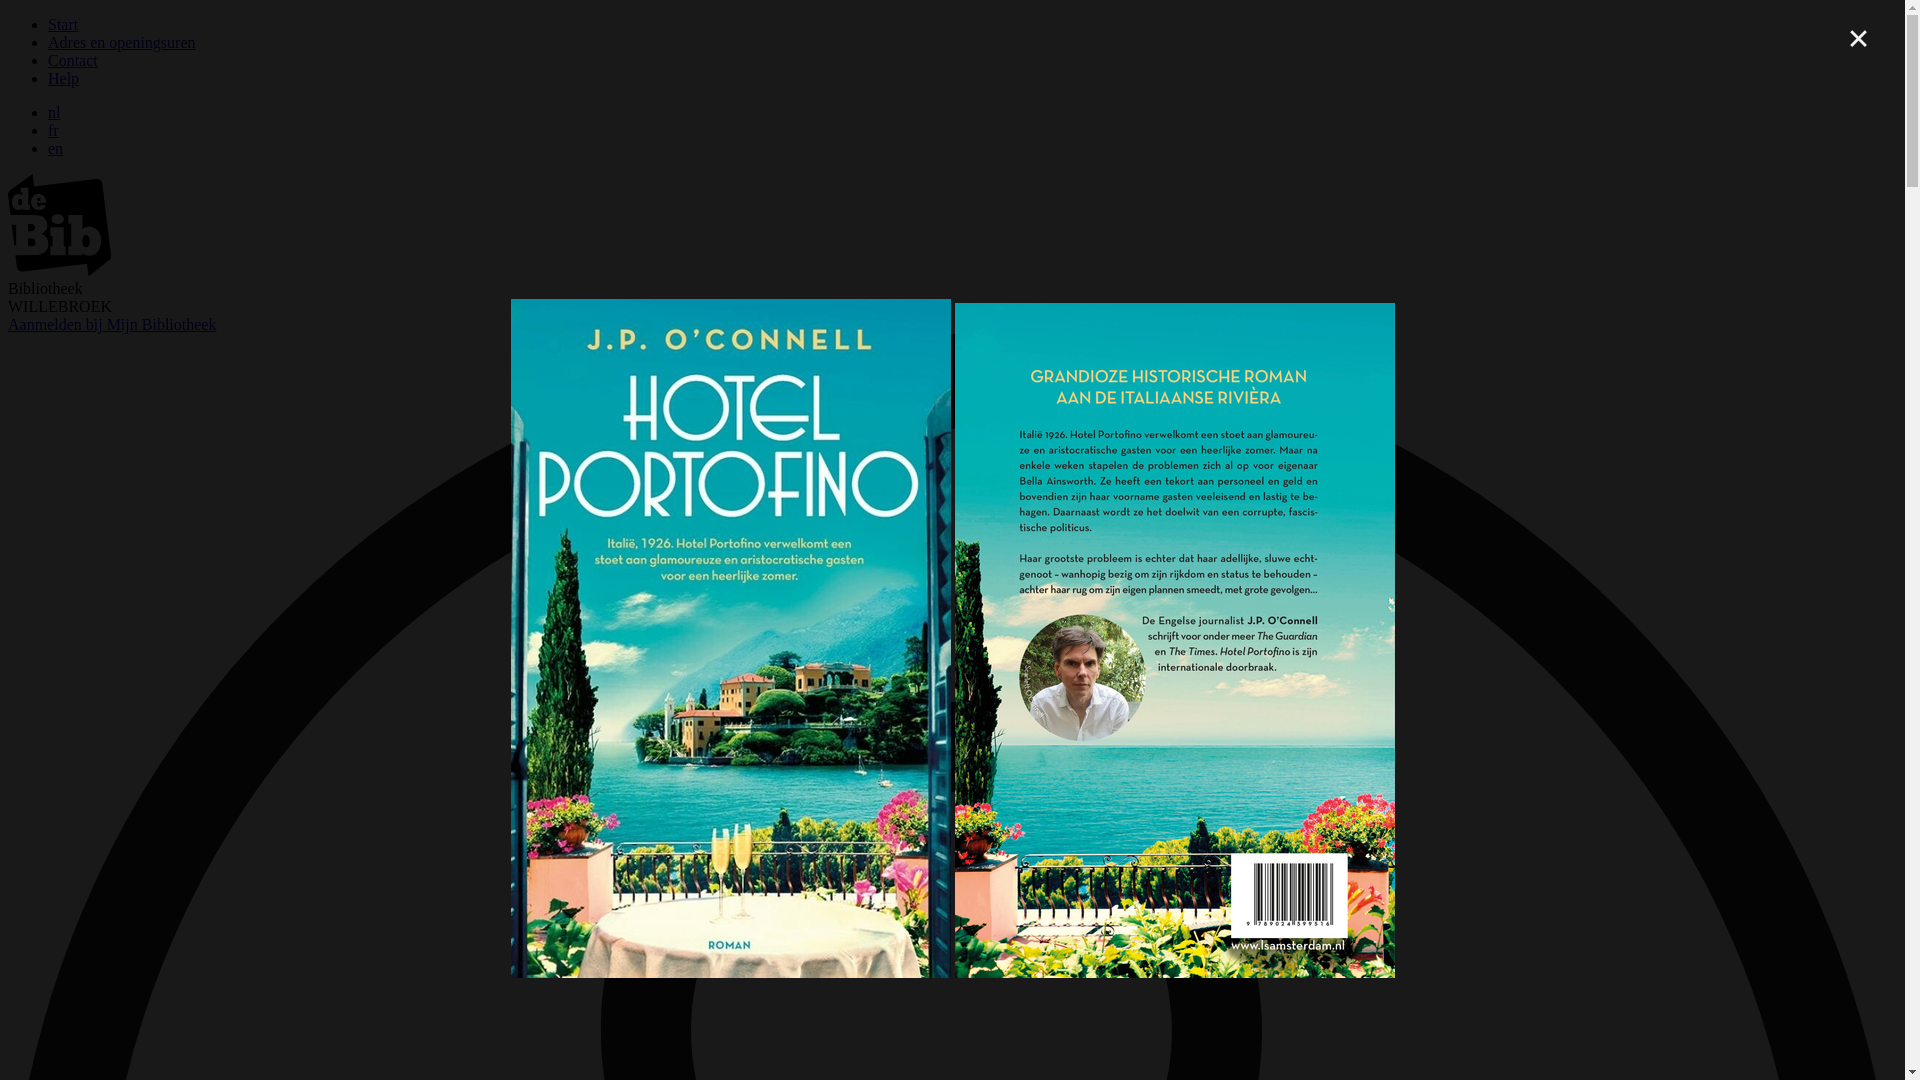 The height and width of the screenshot is (1080, 1920). Describe the element at coordinates (53, 130) in the screenshot. I see `'fr'` at that location.